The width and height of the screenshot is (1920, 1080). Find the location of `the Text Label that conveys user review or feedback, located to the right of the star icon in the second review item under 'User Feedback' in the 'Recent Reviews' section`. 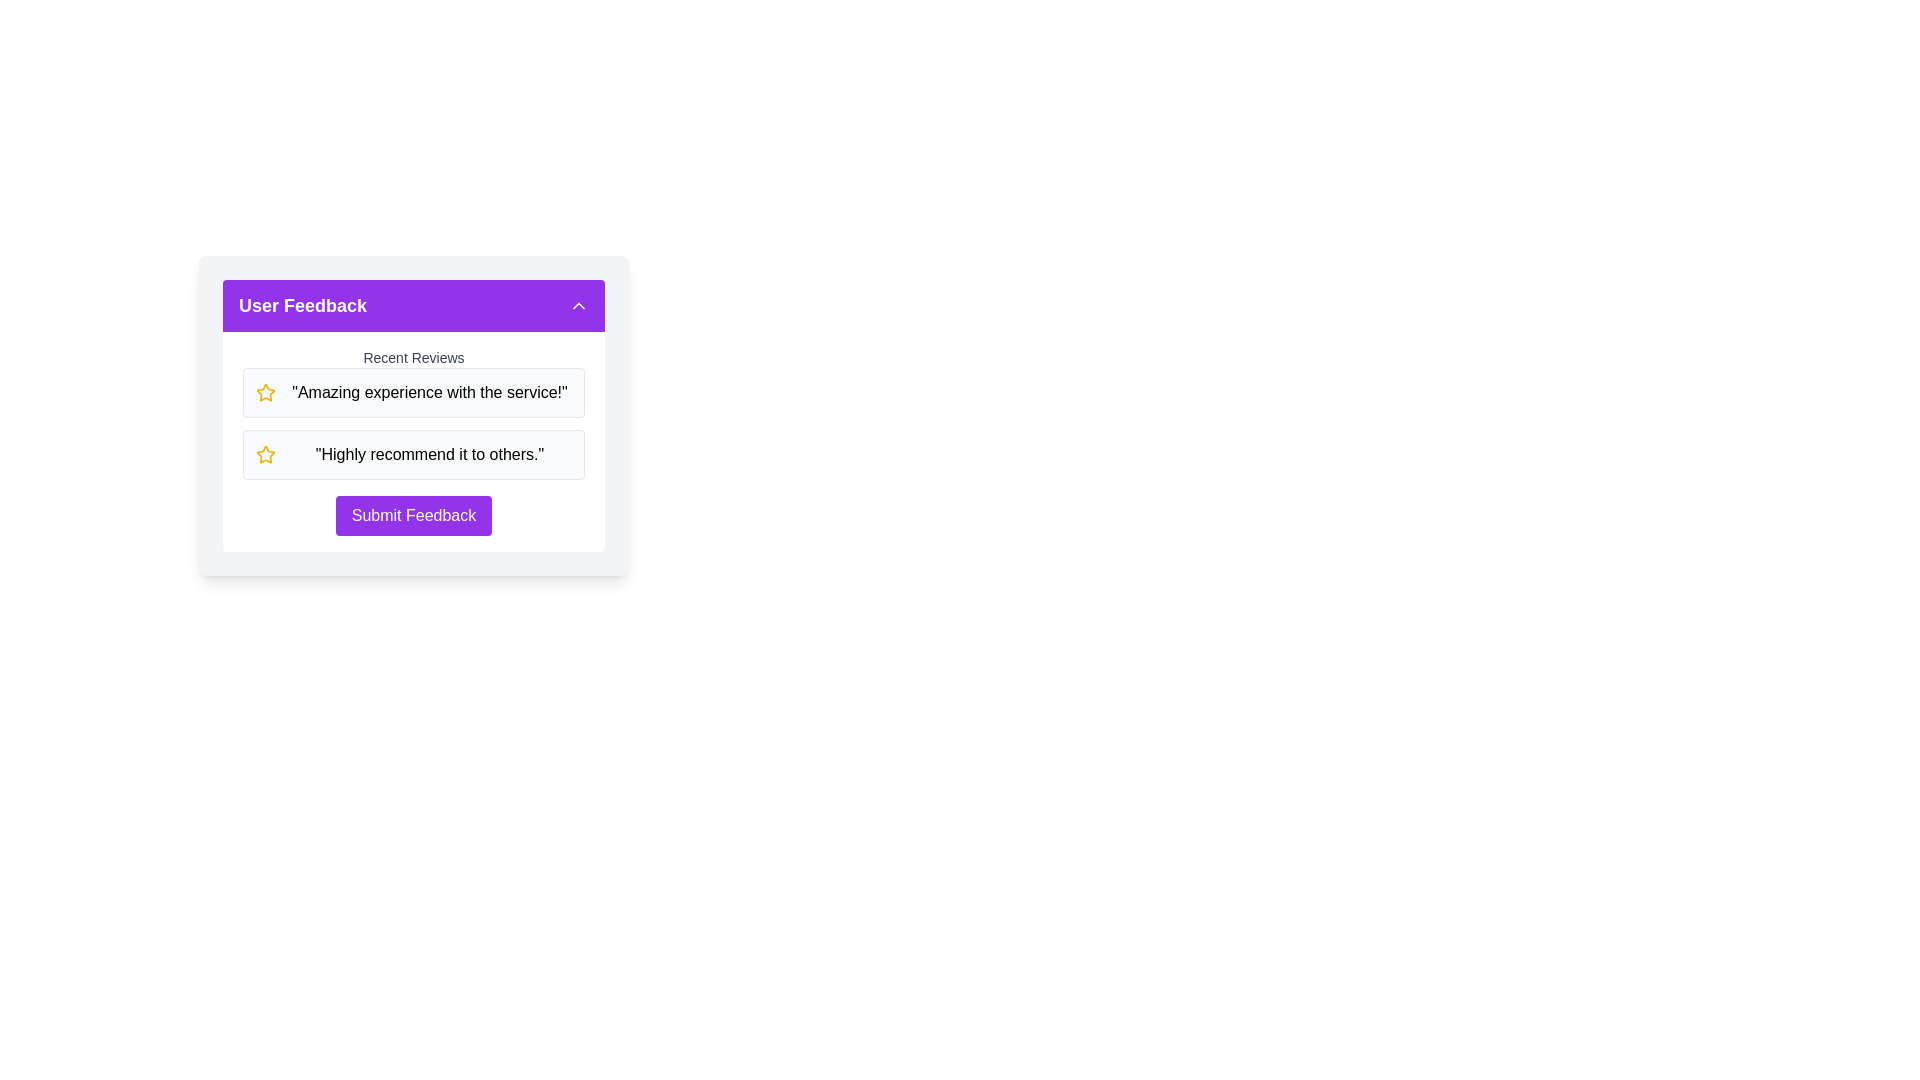

the Text Label that conveys user review or feedback, located to the right of the star icon in the second review item under 'User Feedback' in the 'Recent Reviews' section is located at coordinates (429, 455).